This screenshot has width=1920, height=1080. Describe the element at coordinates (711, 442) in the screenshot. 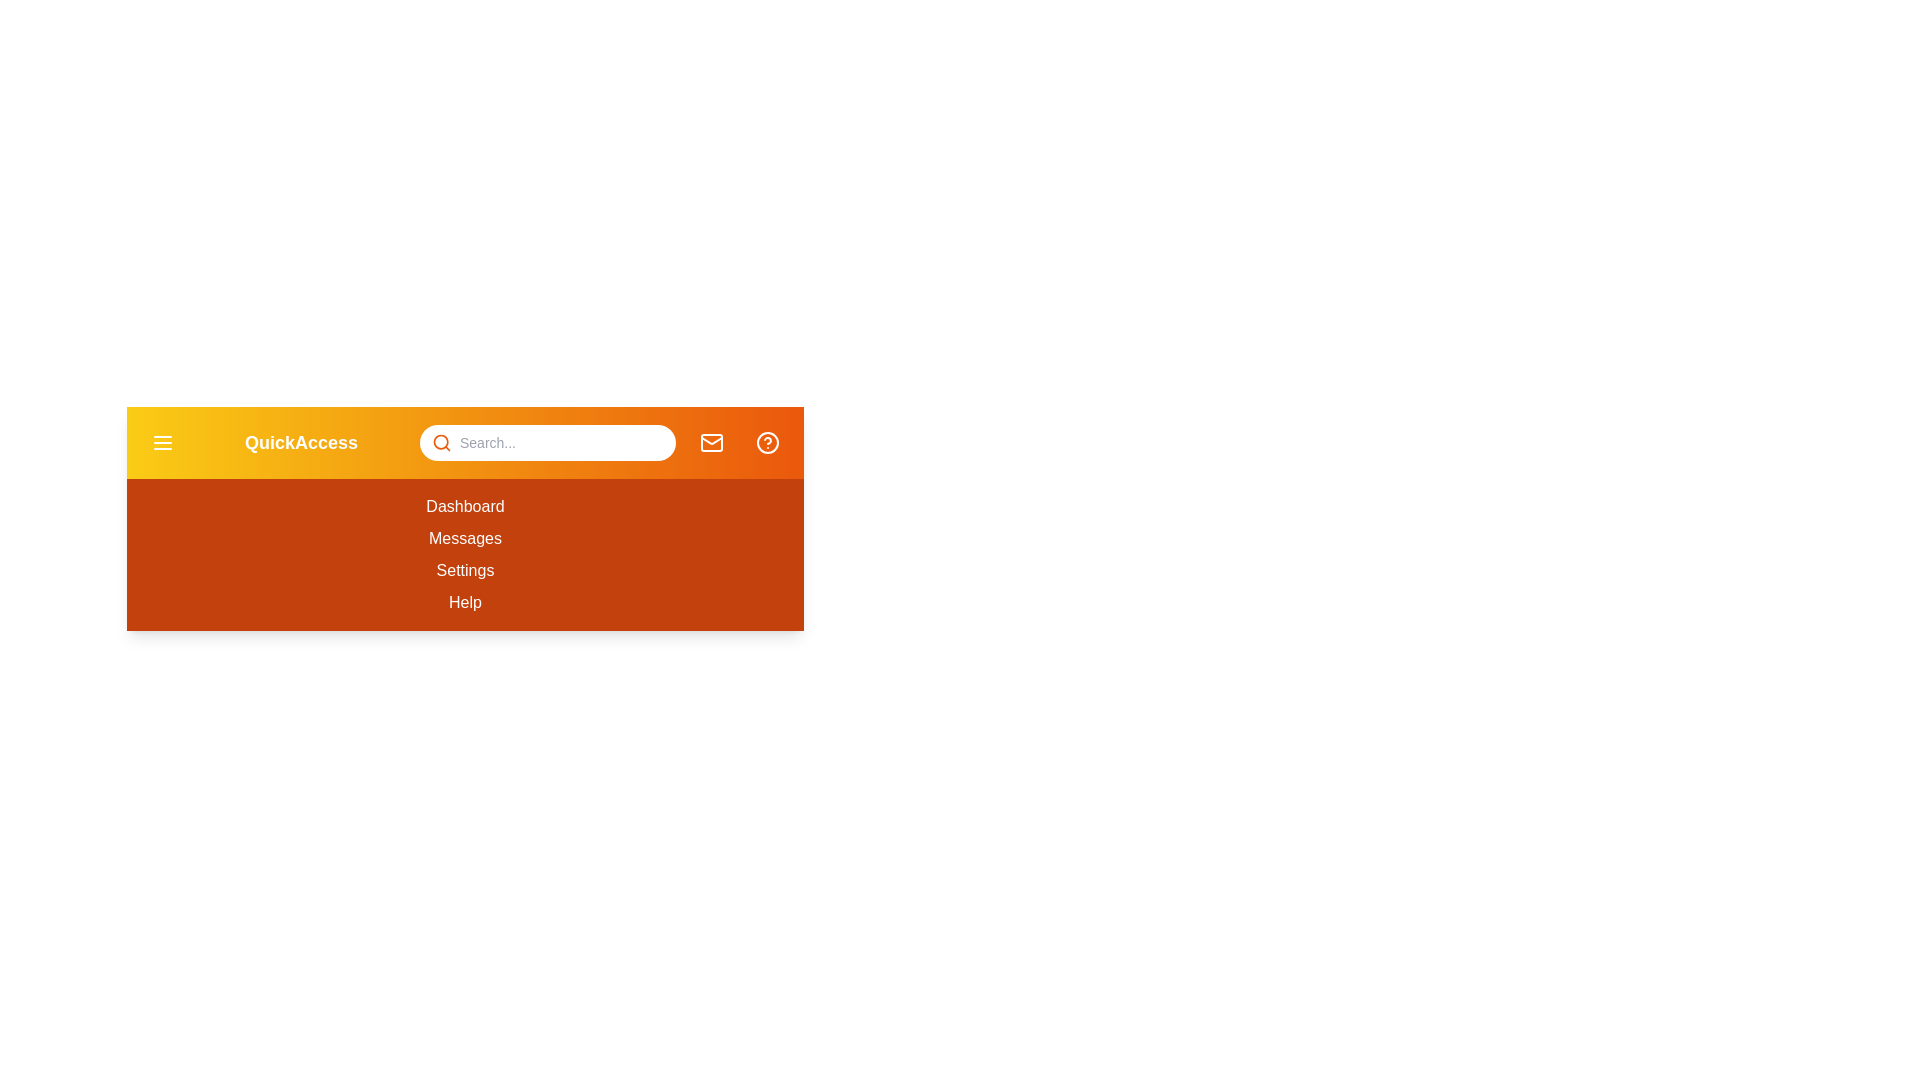

I see `the orange button with a mail envelope icon located on the right side of the top navigation area` at that location.